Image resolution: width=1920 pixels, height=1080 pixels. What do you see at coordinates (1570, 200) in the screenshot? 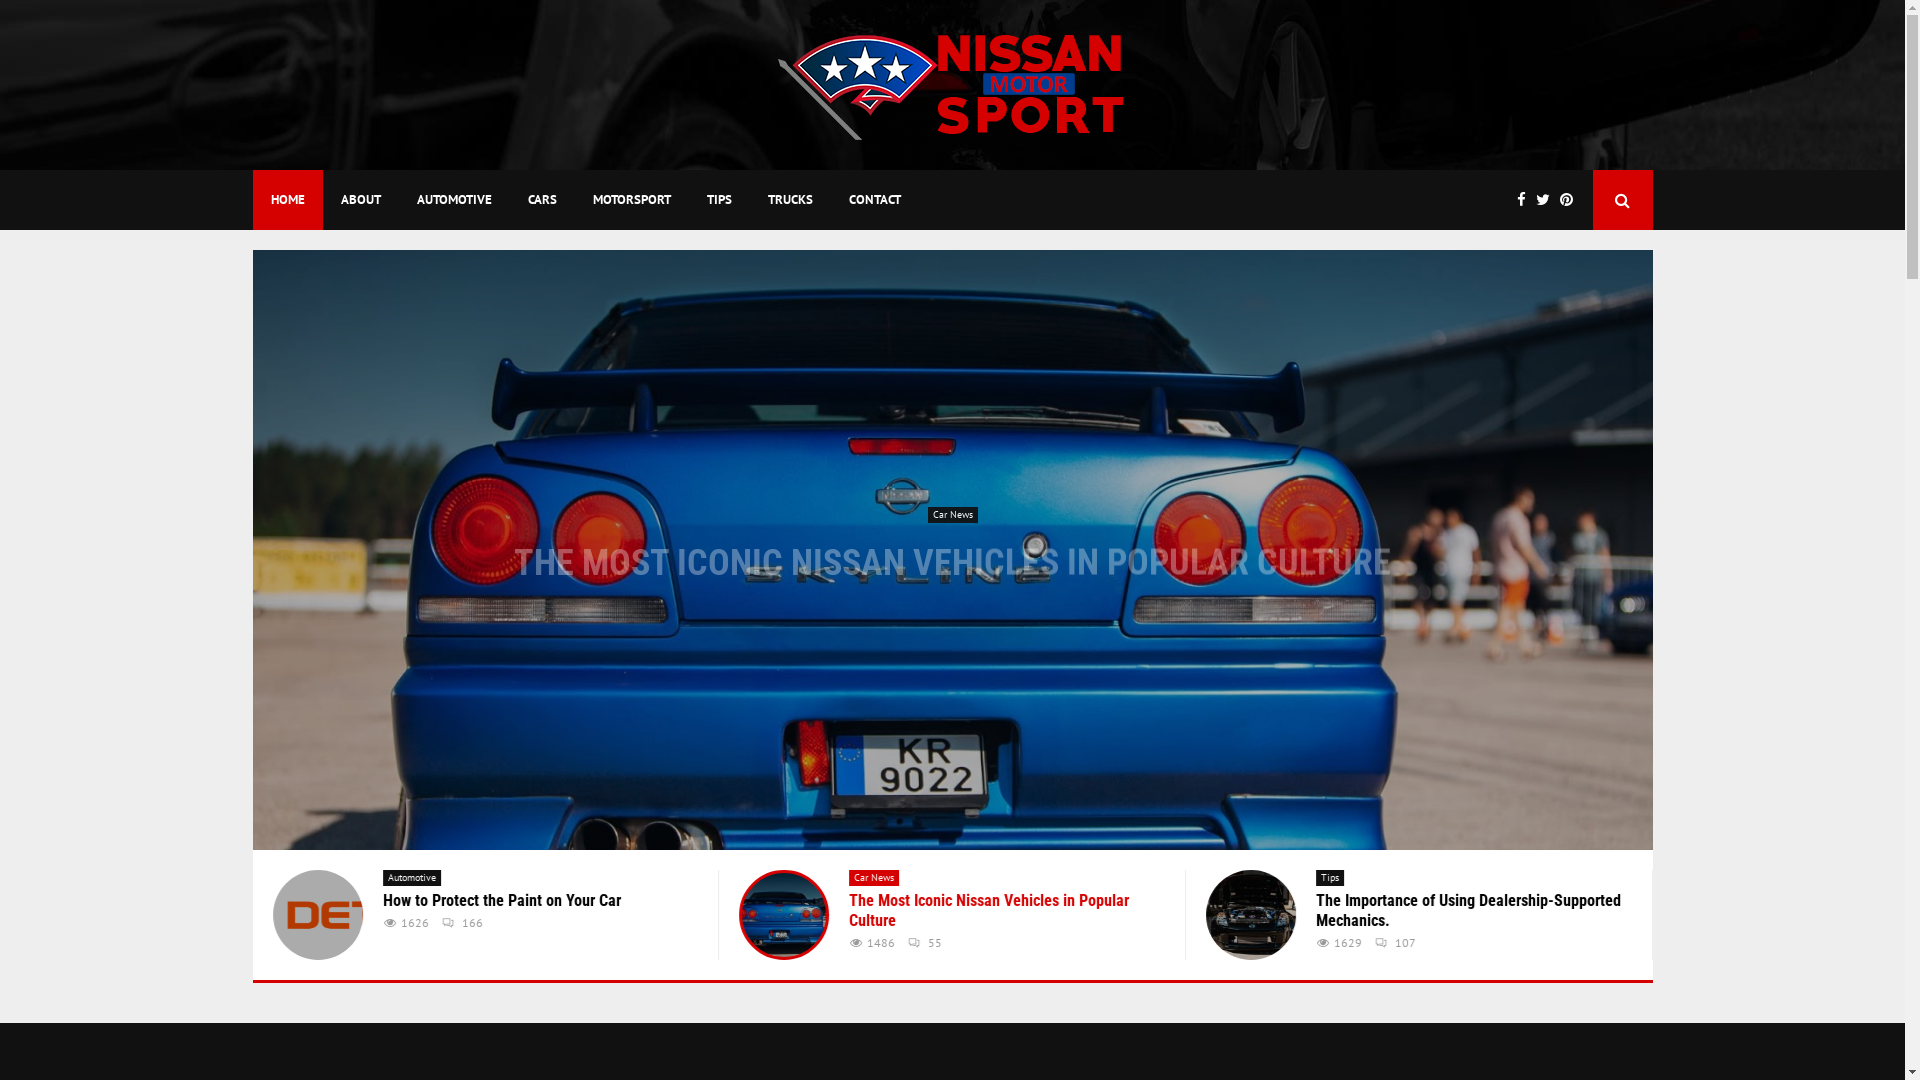
I see `'Pinterest'` at bounding box center [1570, 200].